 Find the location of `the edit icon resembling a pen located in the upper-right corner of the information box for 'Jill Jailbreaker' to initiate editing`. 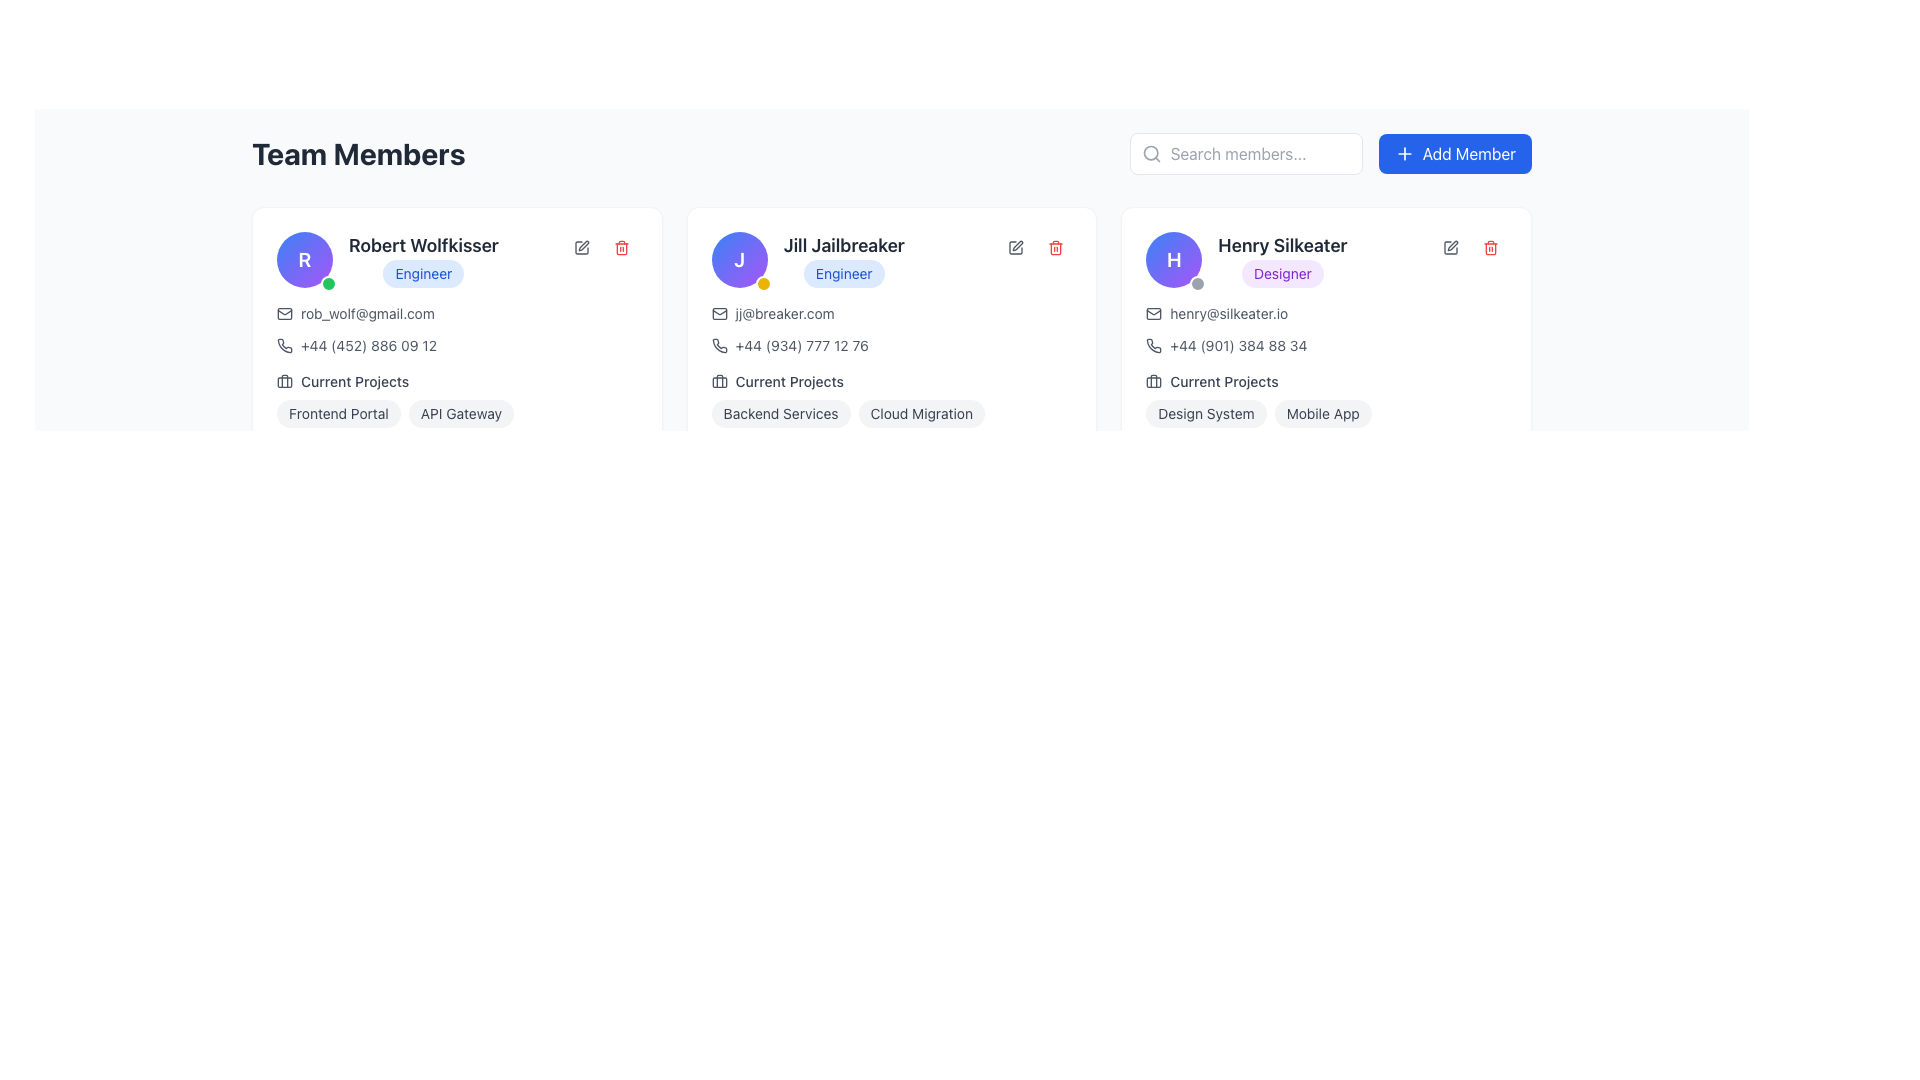

the edit icon resembling a pen located in the upper-right corner of the information box for 'Jill Jailbreaker' to initiate editing is located at coordinates (1016, 246).